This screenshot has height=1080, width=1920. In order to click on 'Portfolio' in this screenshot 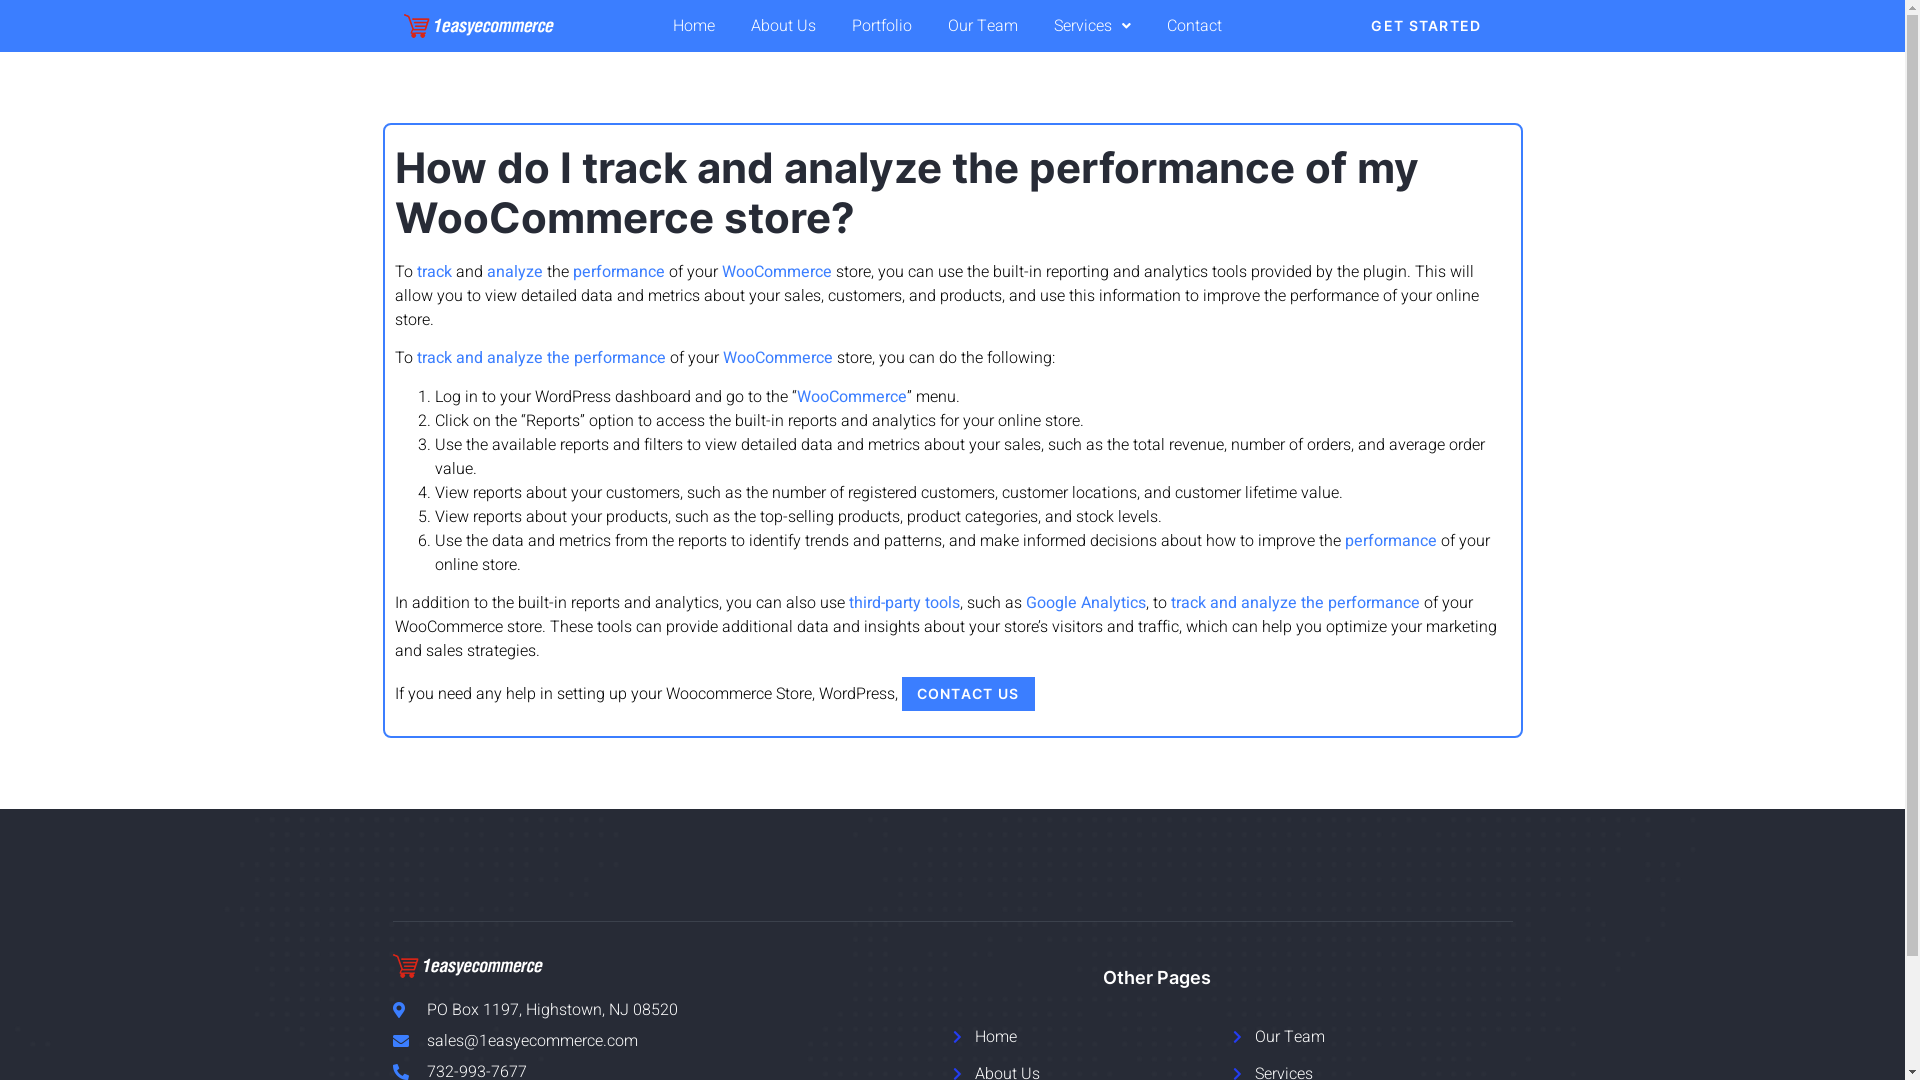, I will do `click(834, 26)`.